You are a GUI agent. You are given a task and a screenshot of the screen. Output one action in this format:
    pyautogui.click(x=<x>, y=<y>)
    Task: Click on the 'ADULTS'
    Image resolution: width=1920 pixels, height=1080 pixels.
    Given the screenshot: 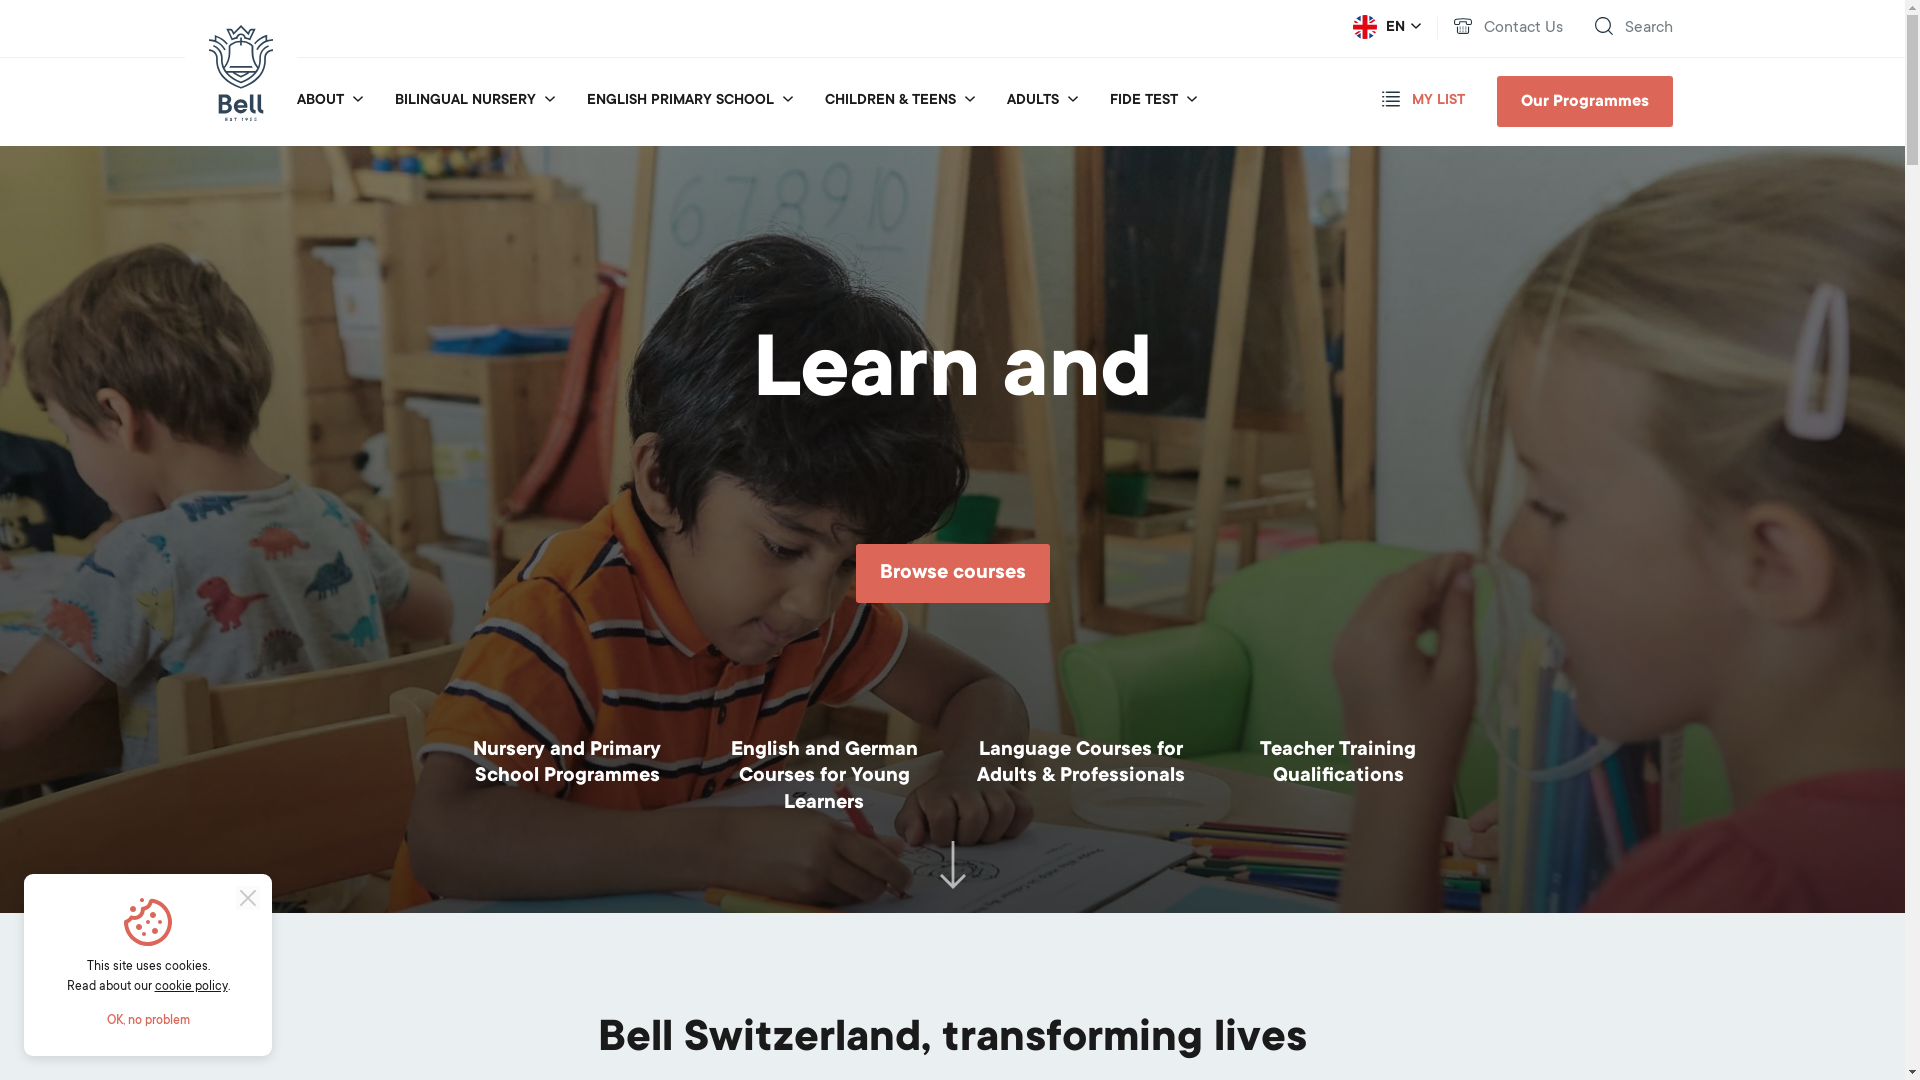 What is the action you would take?
    pyautogui.click(x=1032, y=100)
    